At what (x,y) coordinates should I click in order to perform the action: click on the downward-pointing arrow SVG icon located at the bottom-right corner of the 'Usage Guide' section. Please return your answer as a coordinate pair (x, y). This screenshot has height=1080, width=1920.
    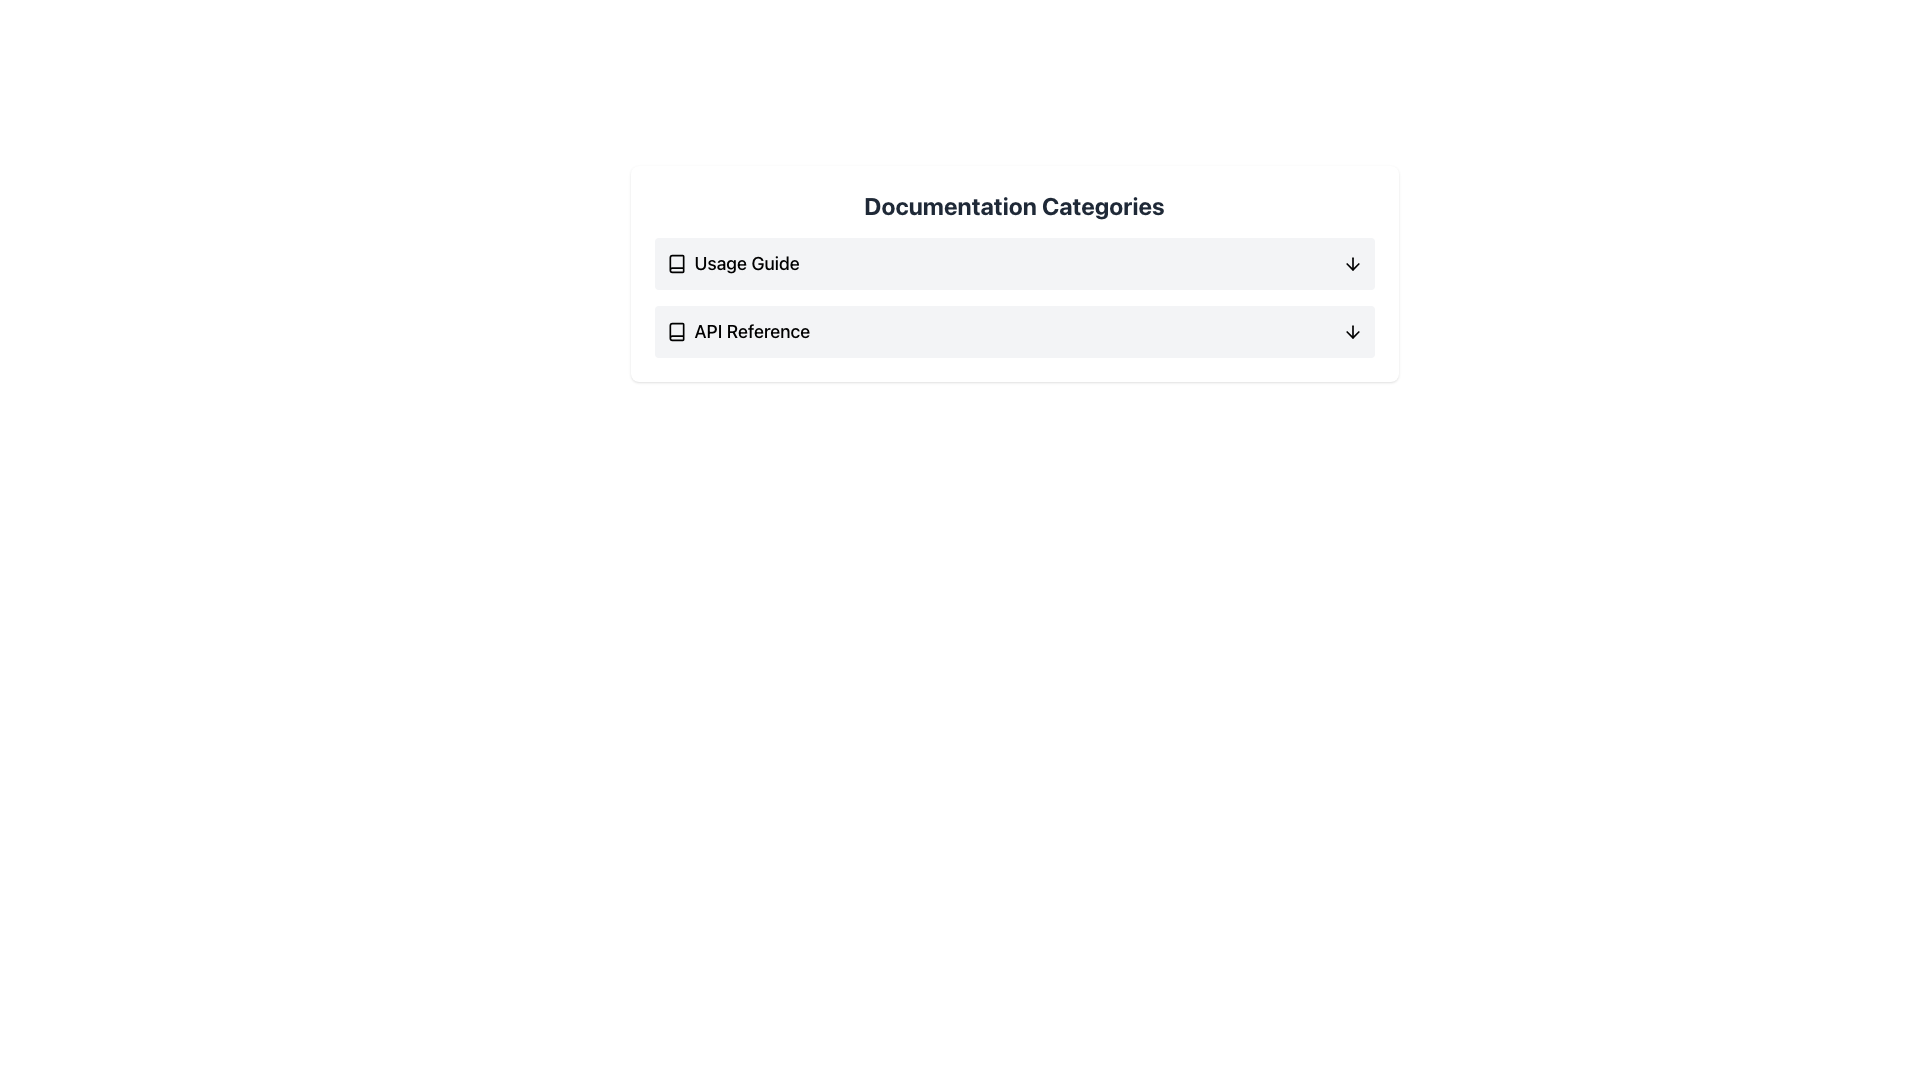
    Looking at the image, I should click on (1352, 262).